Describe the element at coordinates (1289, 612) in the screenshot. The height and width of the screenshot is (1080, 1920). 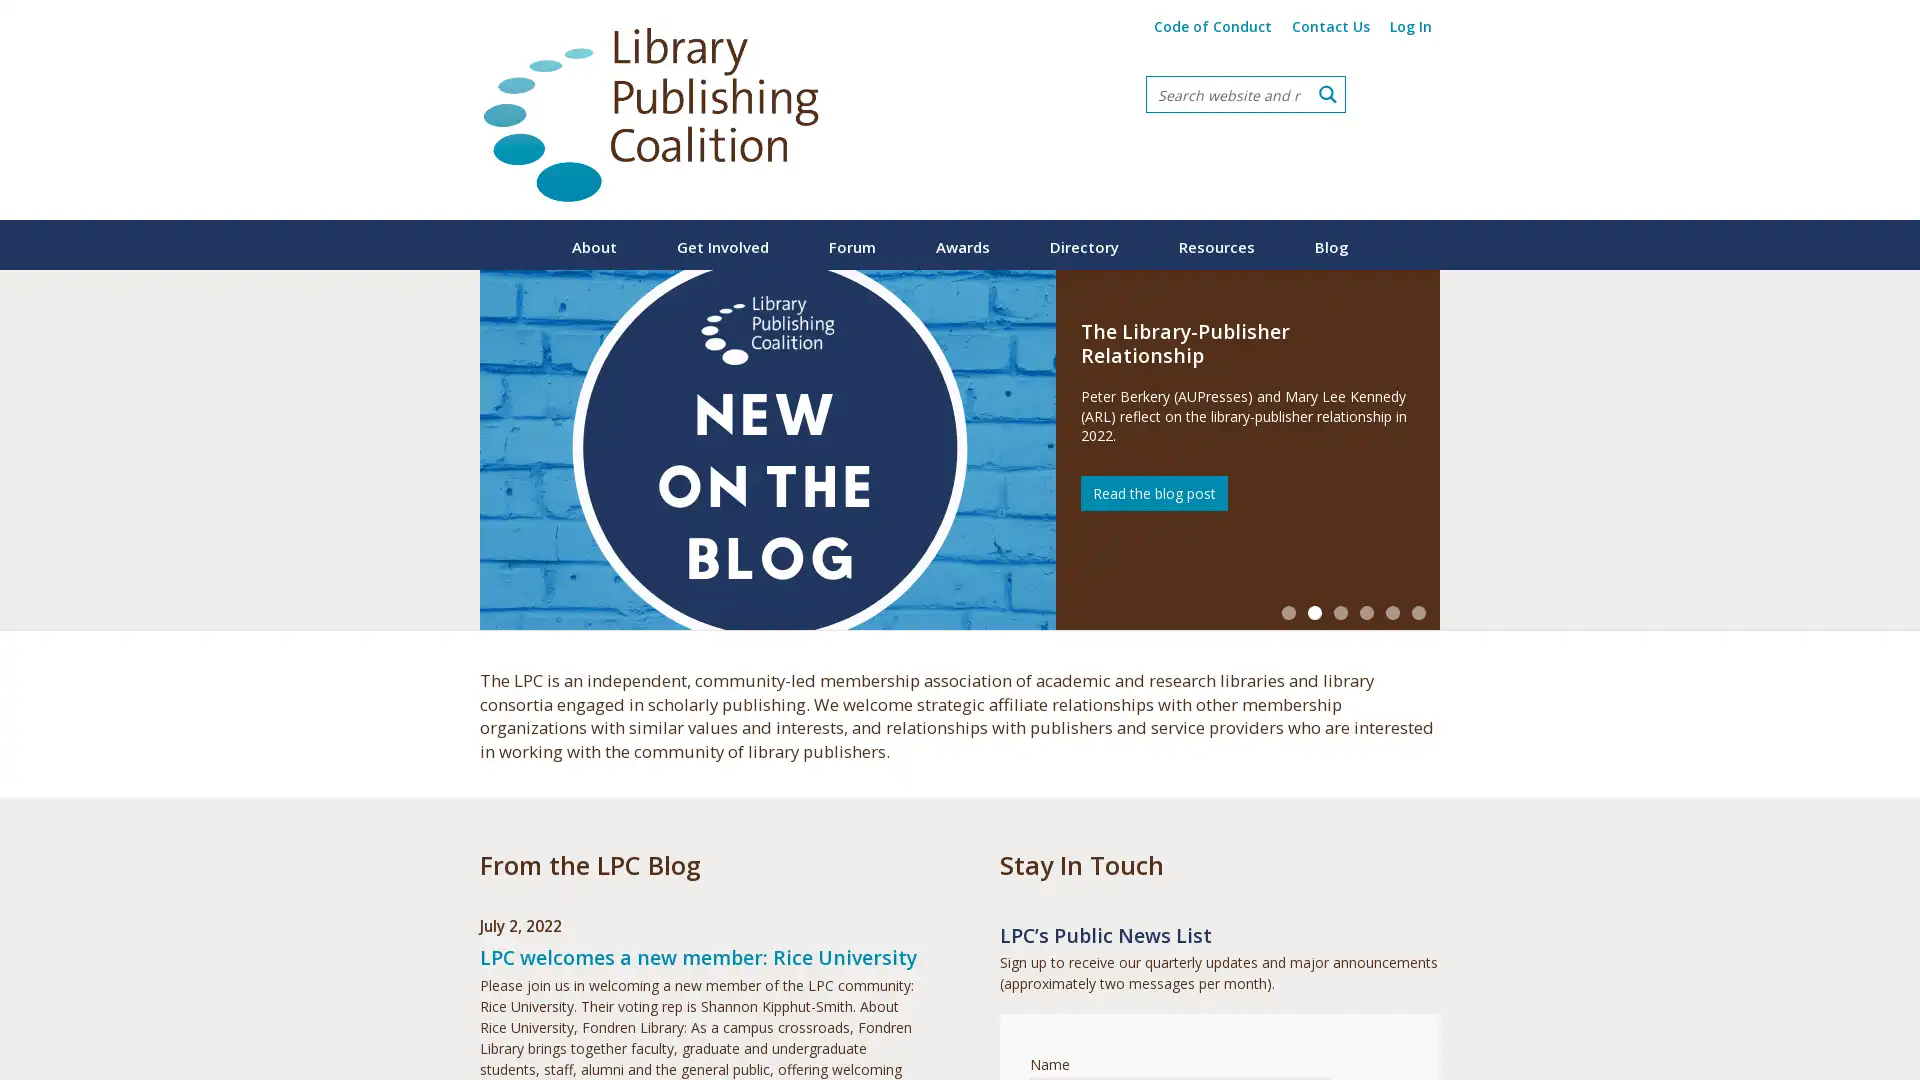
I see `Go to slide 1` at that location.